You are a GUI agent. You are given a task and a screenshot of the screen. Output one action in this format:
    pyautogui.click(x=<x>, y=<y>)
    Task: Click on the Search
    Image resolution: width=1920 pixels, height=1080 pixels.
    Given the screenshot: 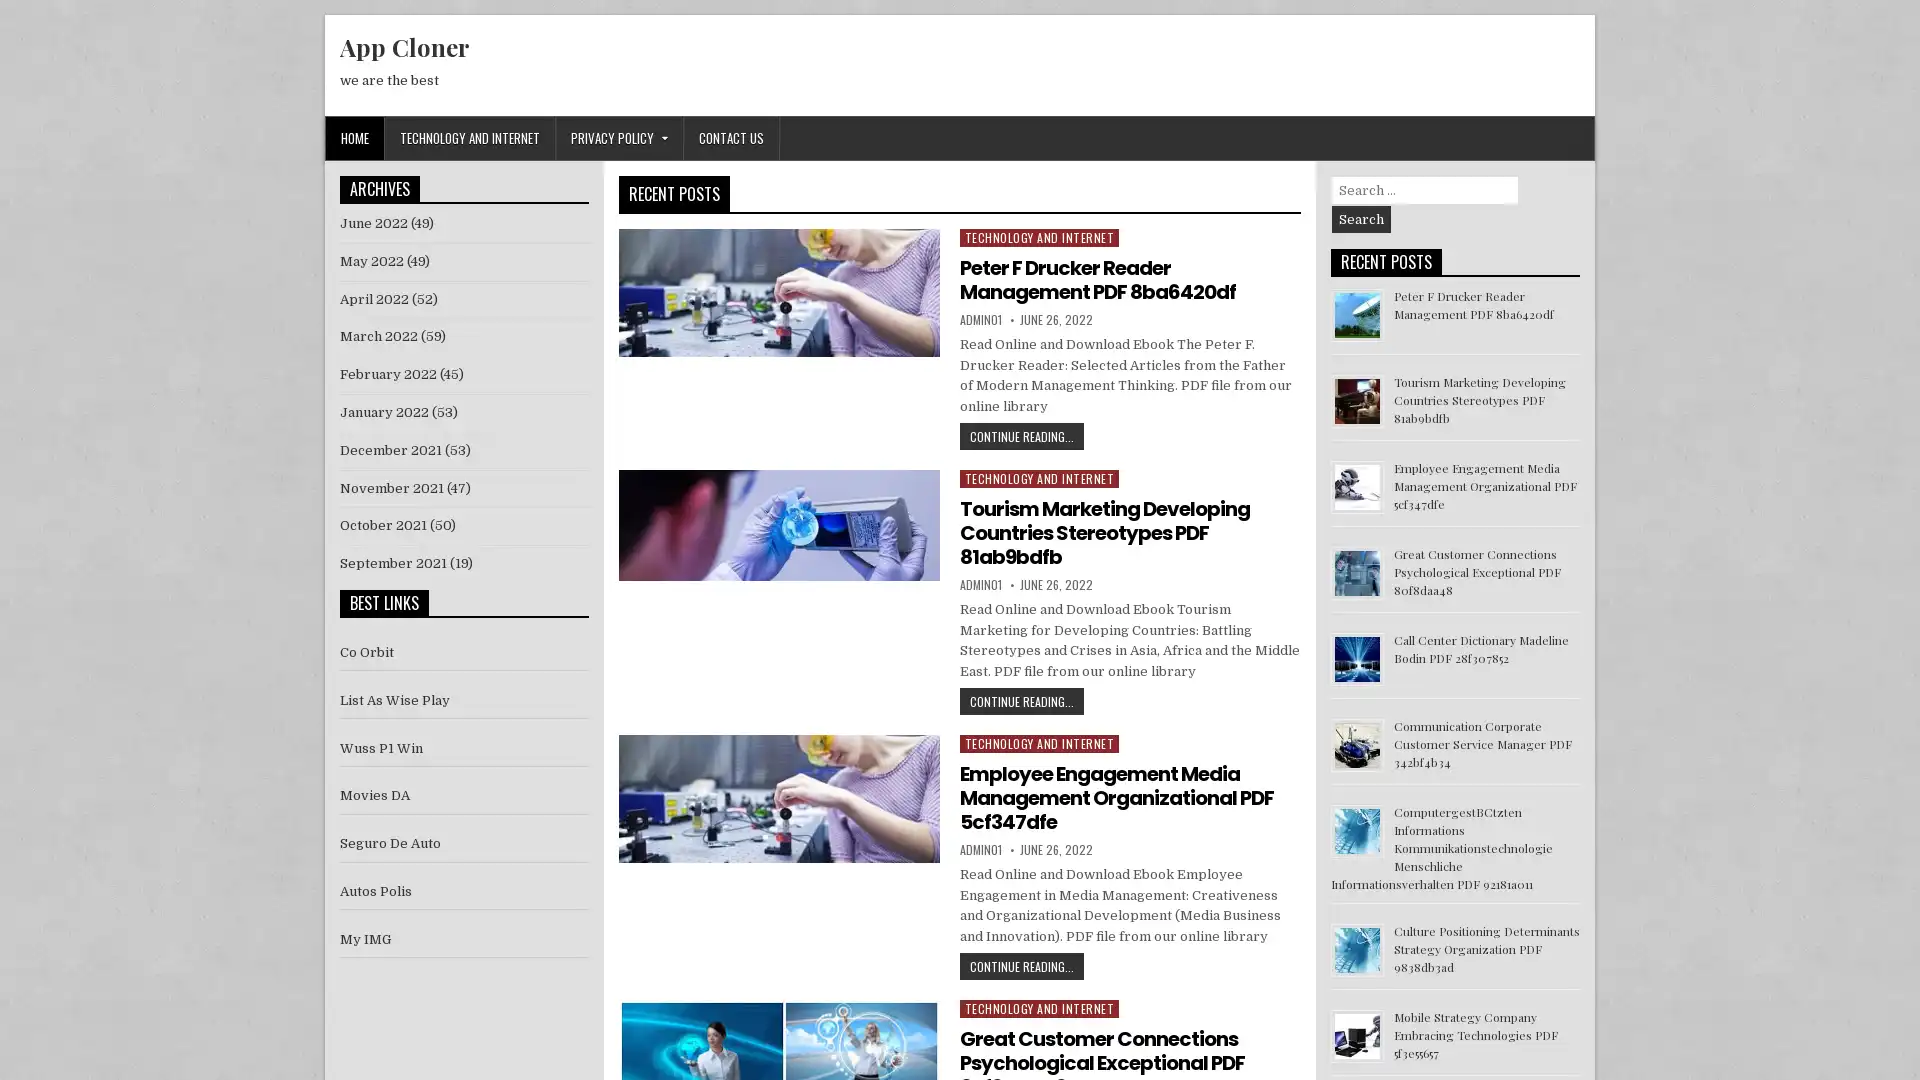 What is the action you would take?
    pyautogui.click(x=1360, y=219)
    